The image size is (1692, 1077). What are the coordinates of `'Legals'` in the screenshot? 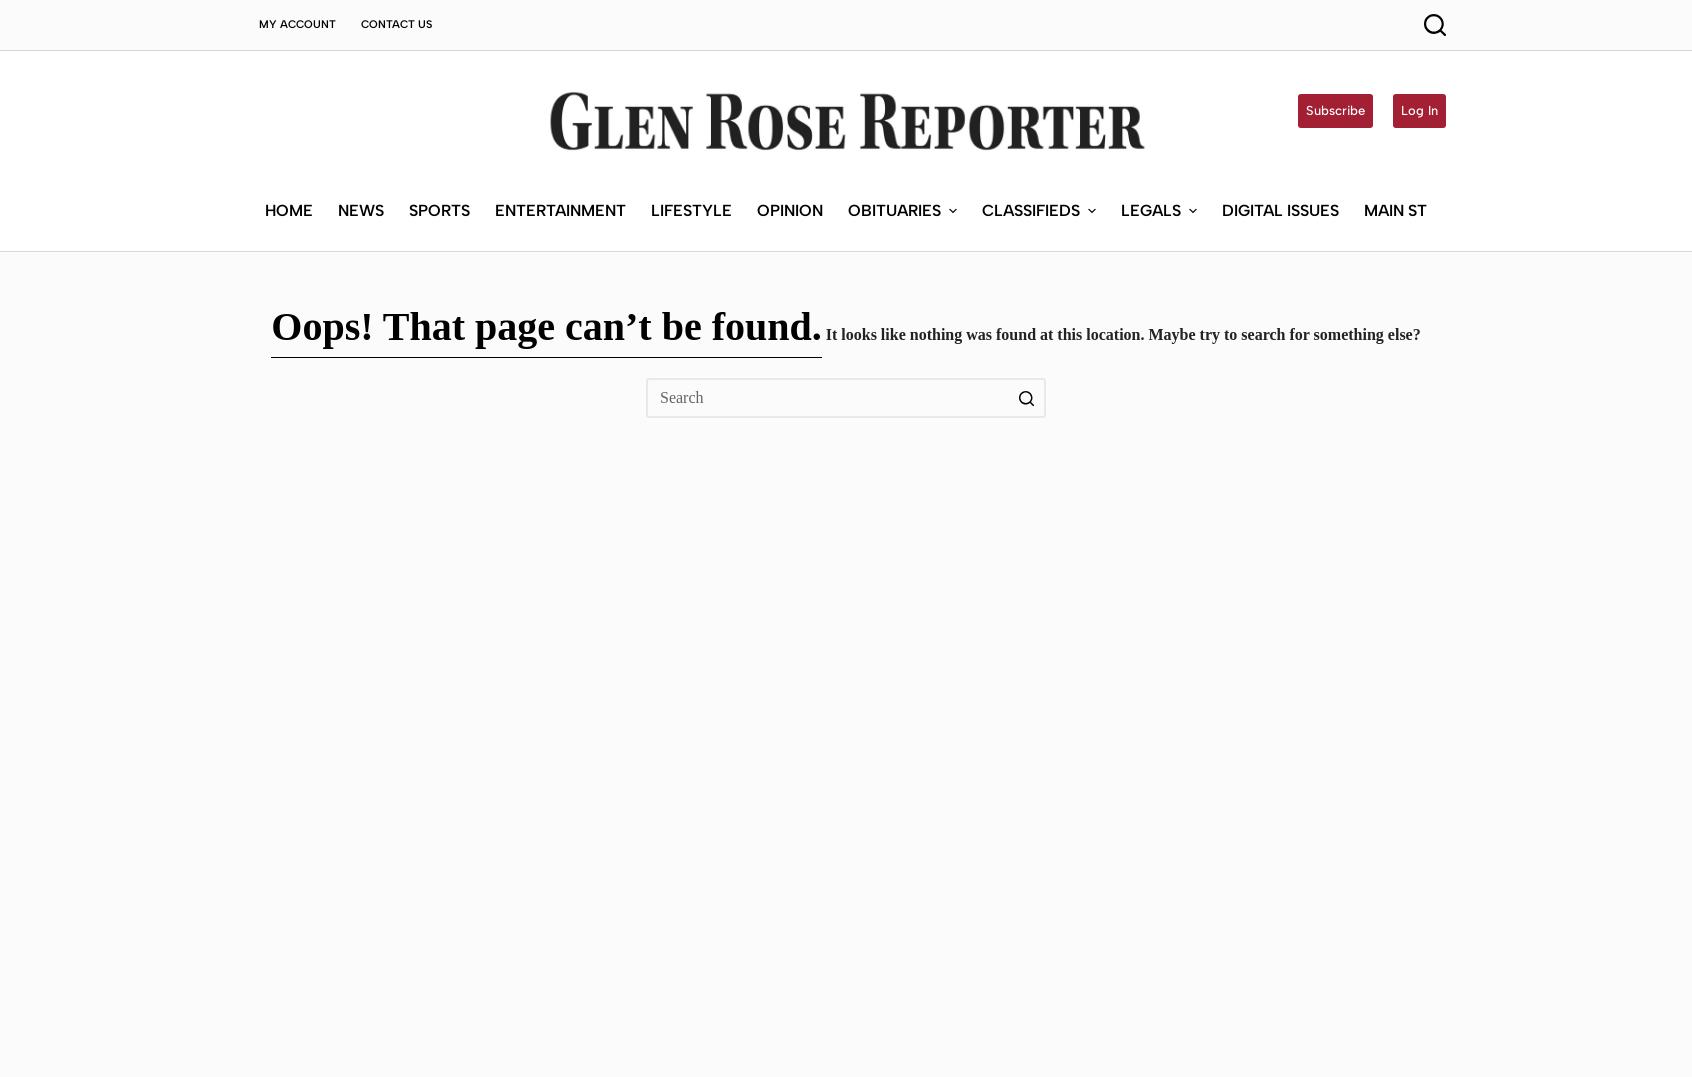 It's located at (1150, 63).